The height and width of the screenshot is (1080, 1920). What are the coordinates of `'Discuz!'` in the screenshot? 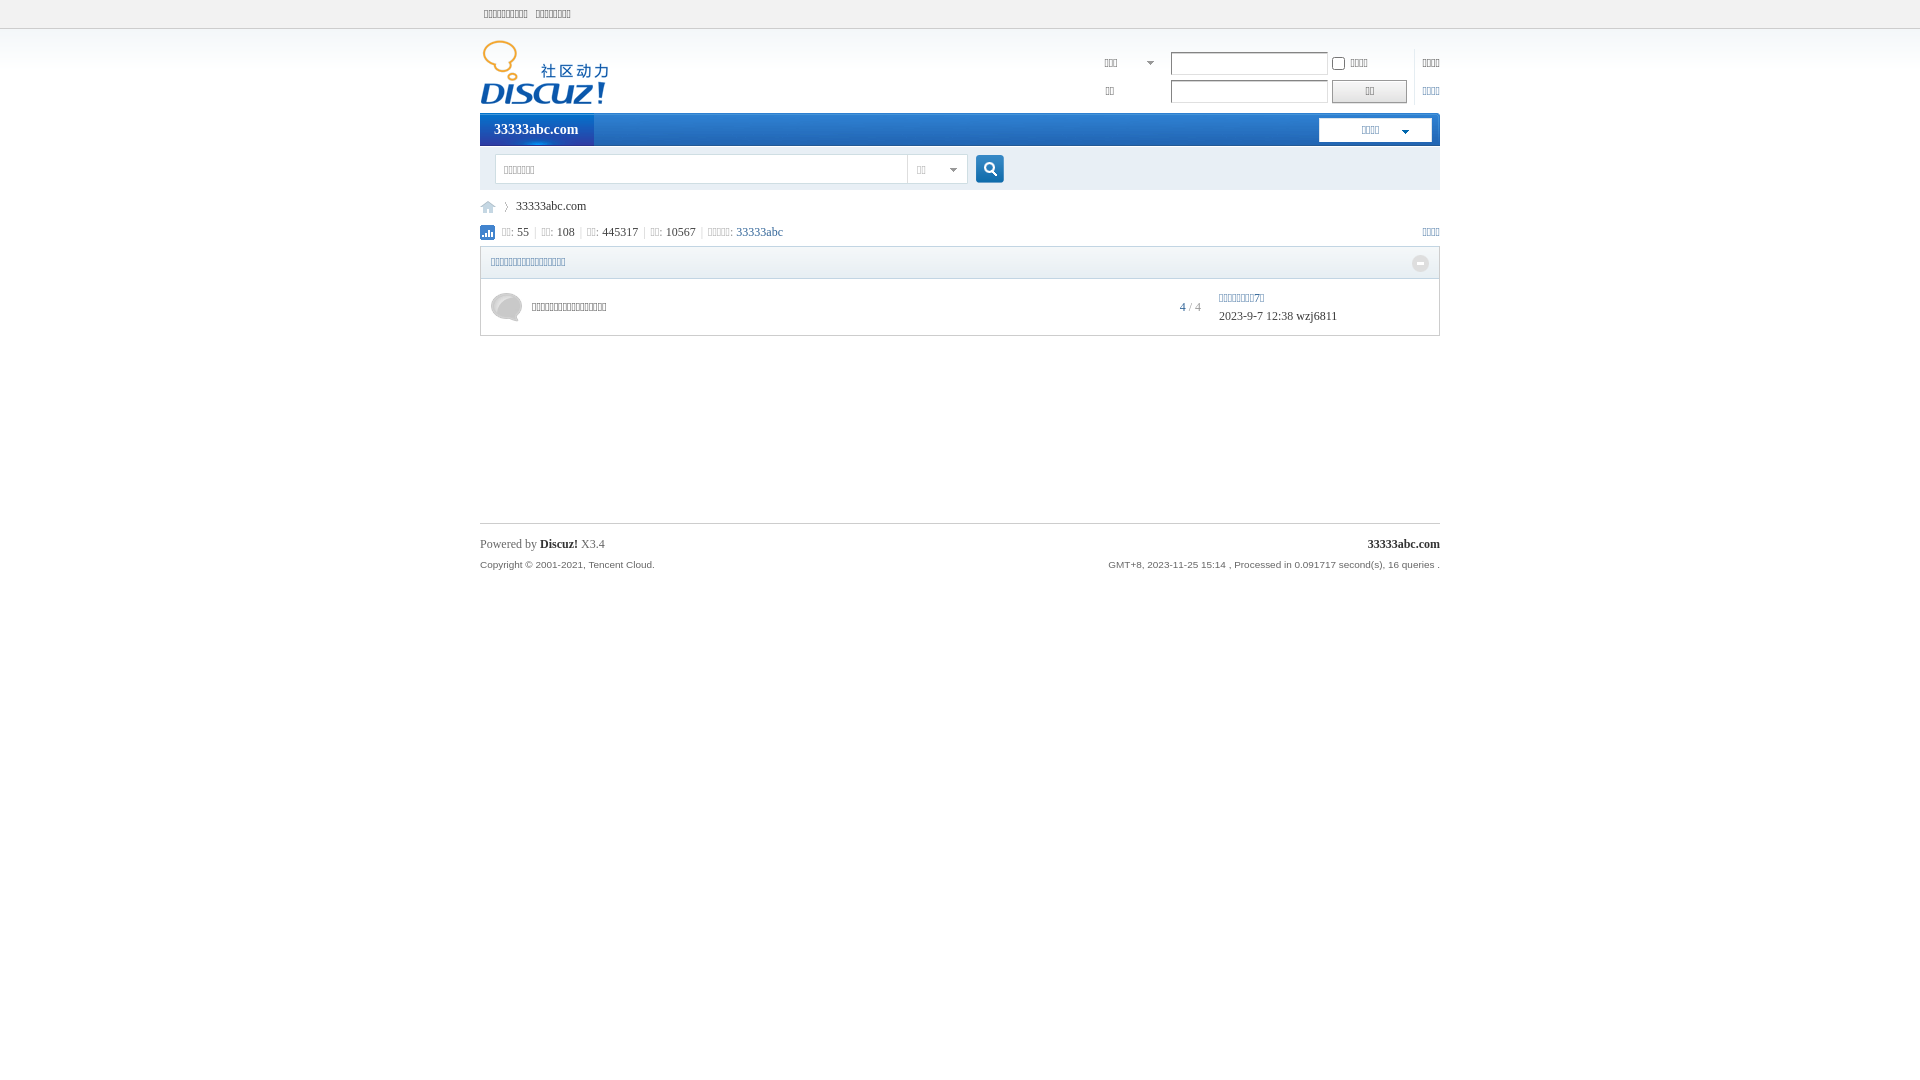 It's located at (558, 543).